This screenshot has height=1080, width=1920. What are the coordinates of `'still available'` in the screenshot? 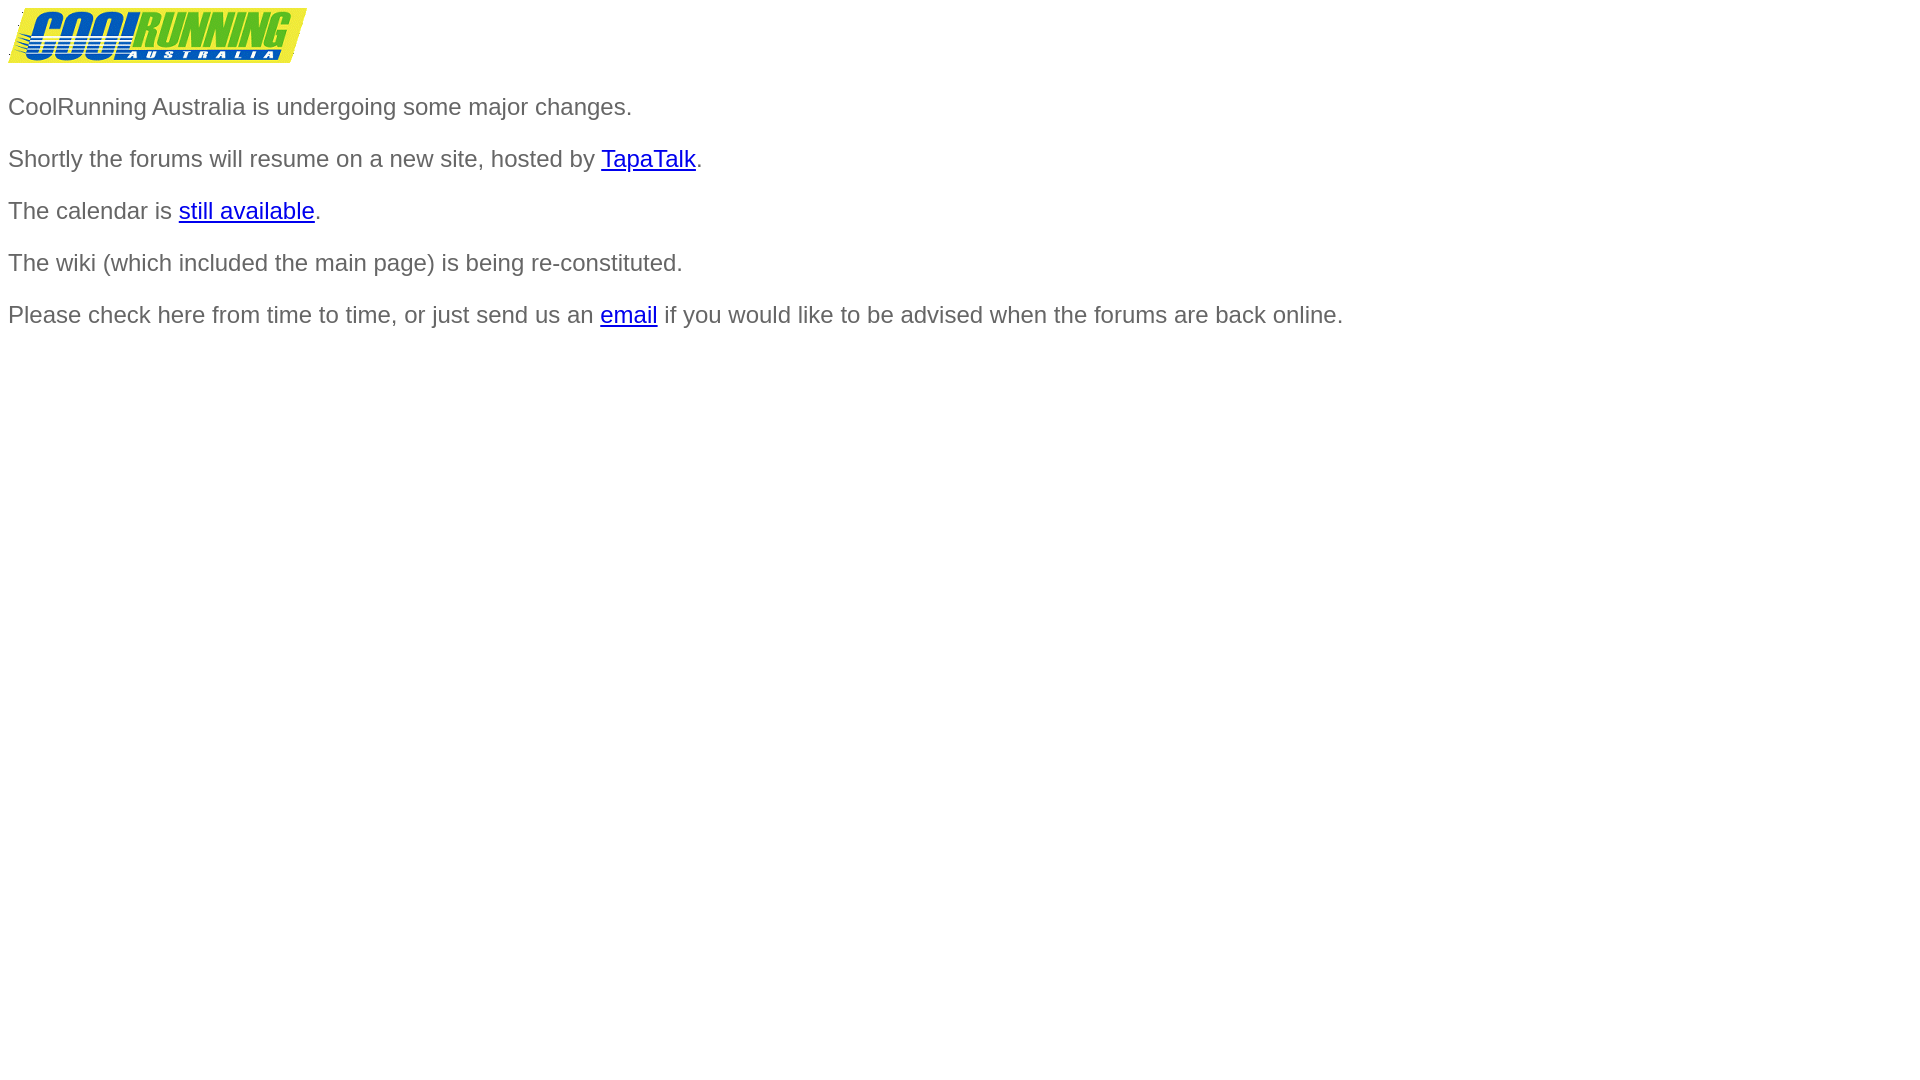 It's located at (245, 210).